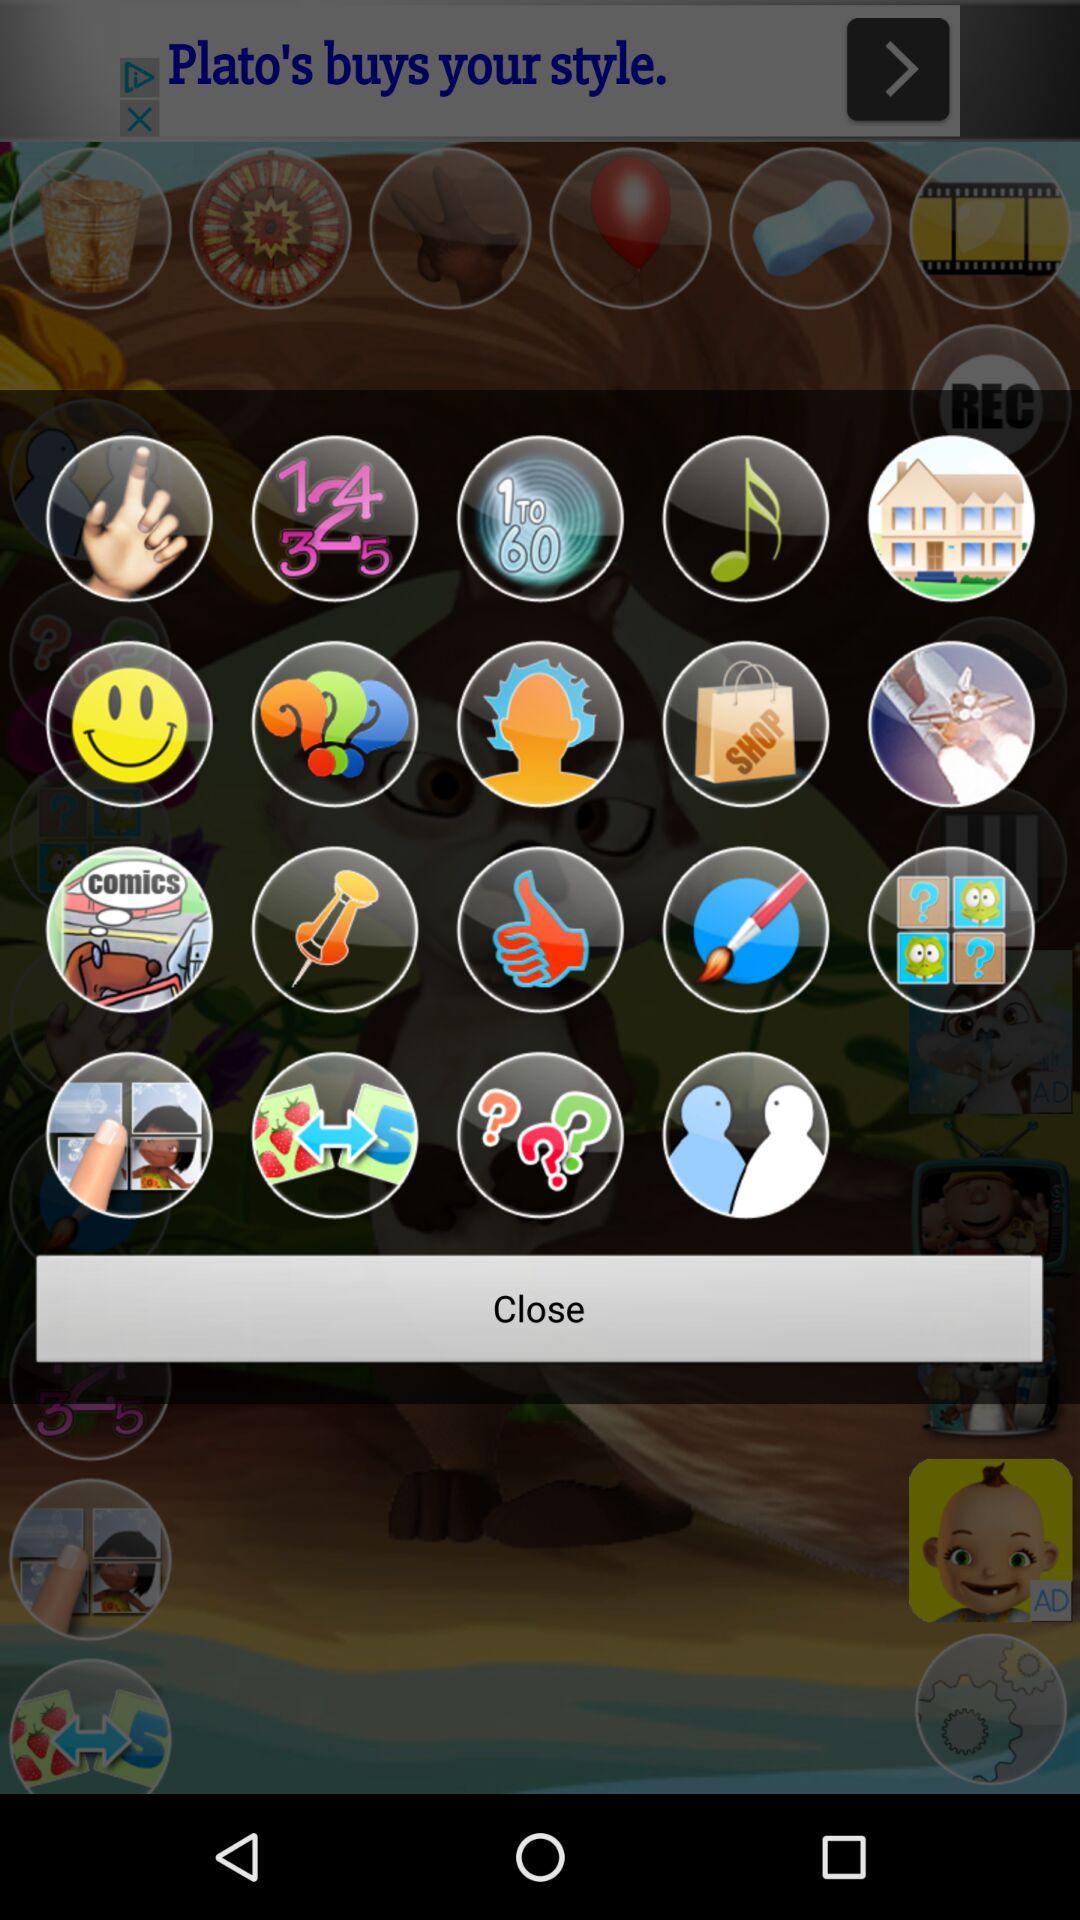 The height and width of the screenshot is (1920, 1080). I want to click on open a hairstyle menu, so click(540, 723).